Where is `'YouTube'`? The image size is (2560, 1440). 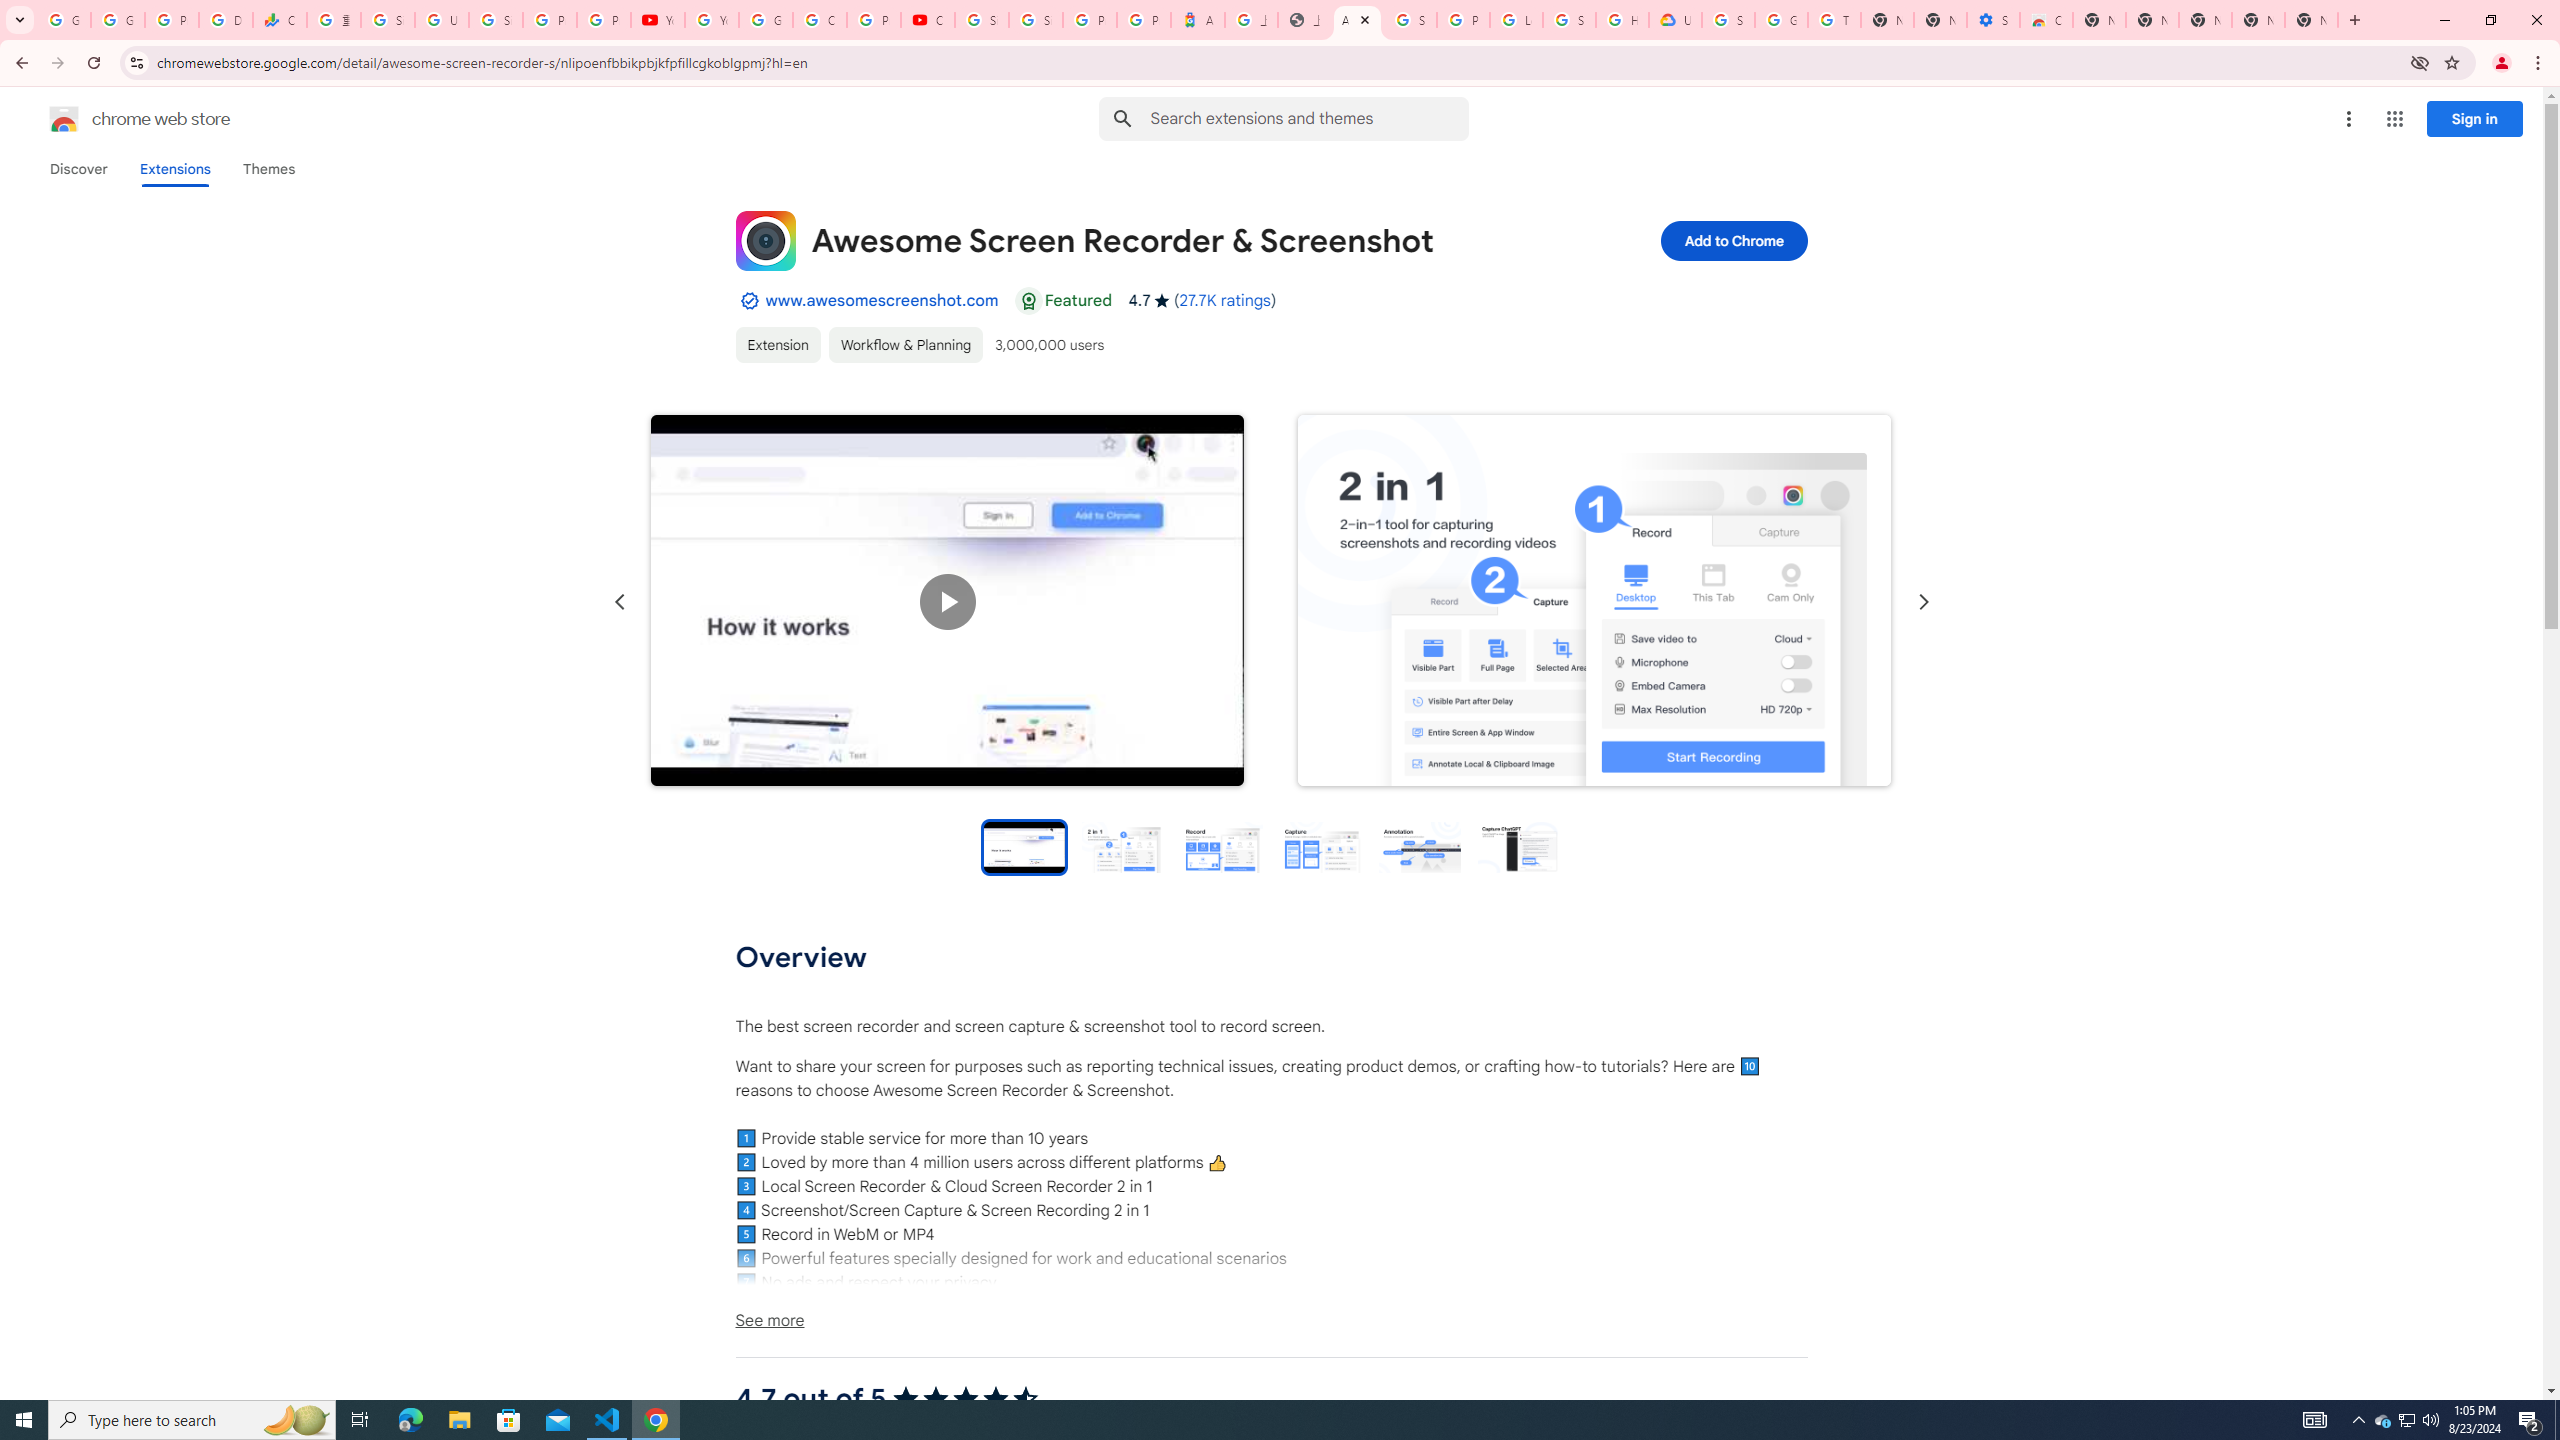
'YouTube' is located at coordinates (656, 19).